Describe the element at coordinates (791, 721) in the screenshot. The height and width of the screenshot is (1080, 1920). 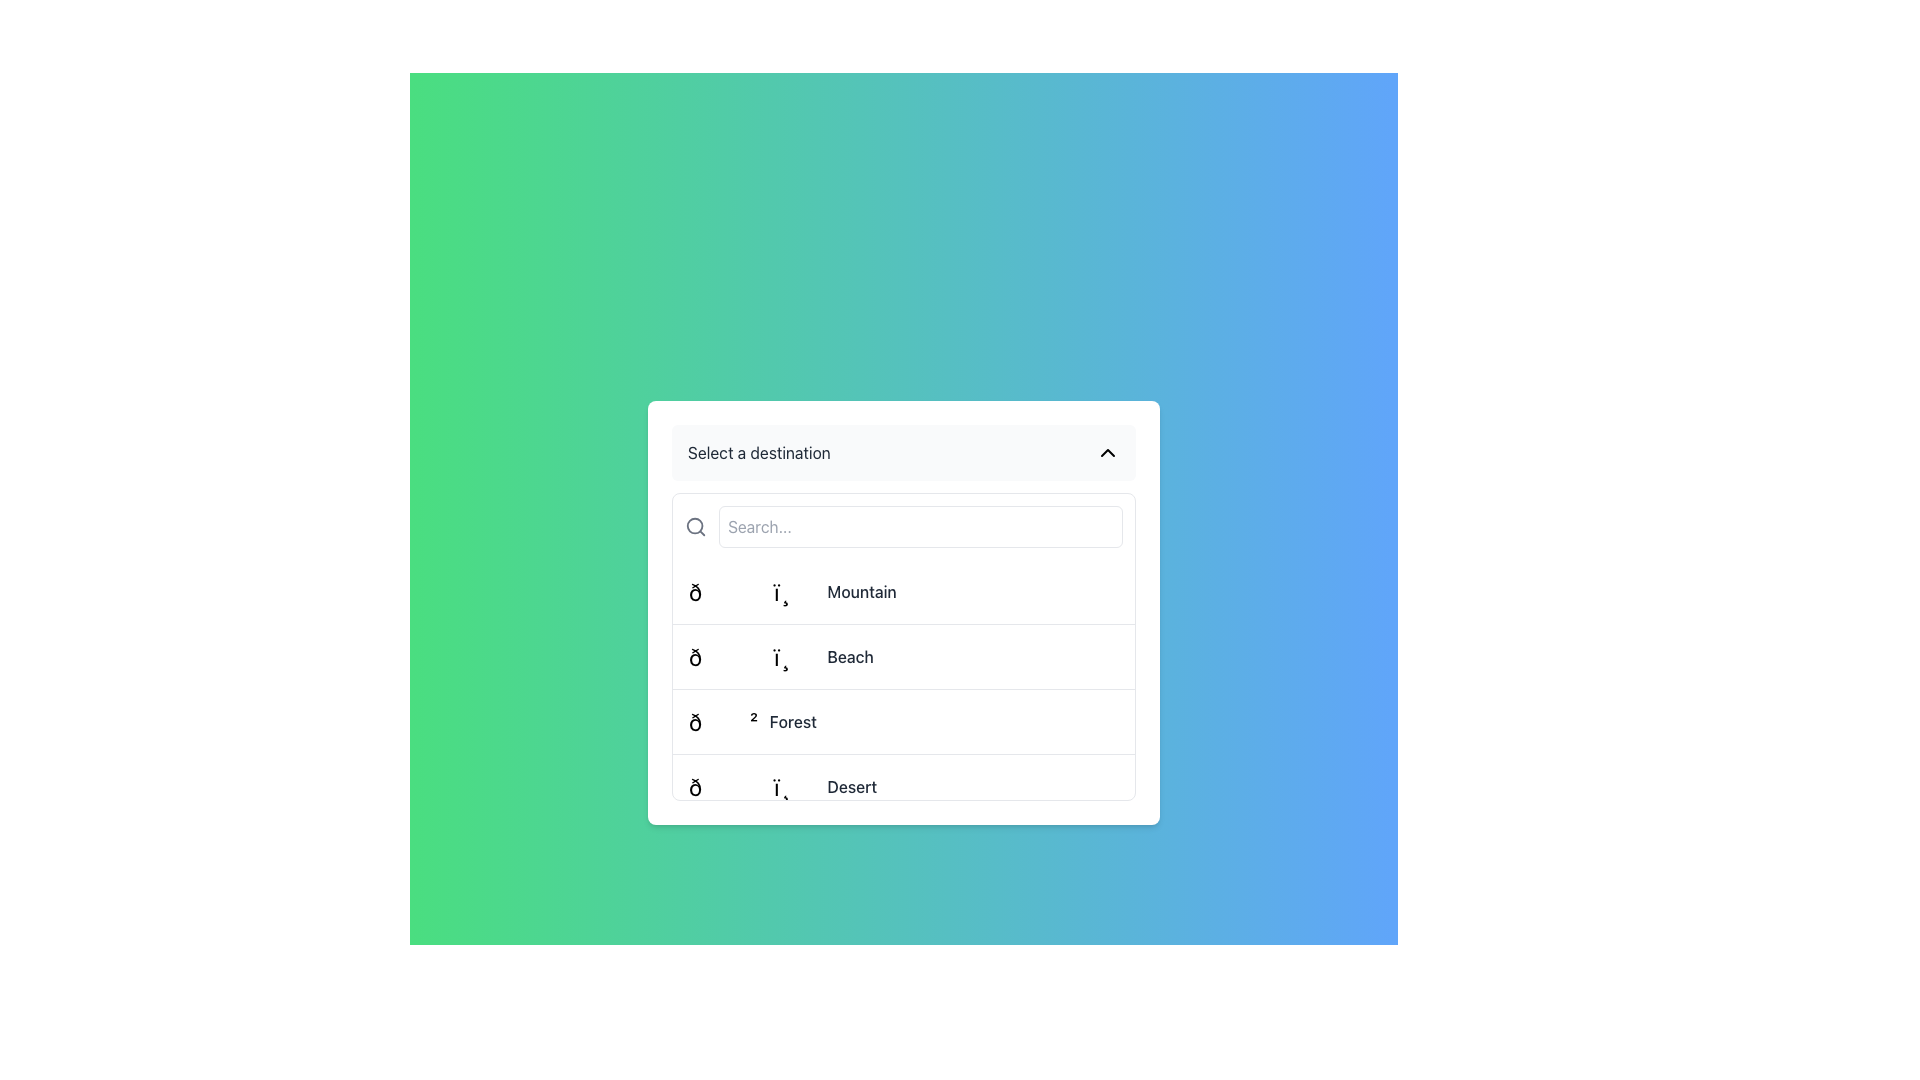
I see `the list item associated with the label or text component that appears as the third text entry under 'Select a destination', located to the right of an emoji or icon` at that location.